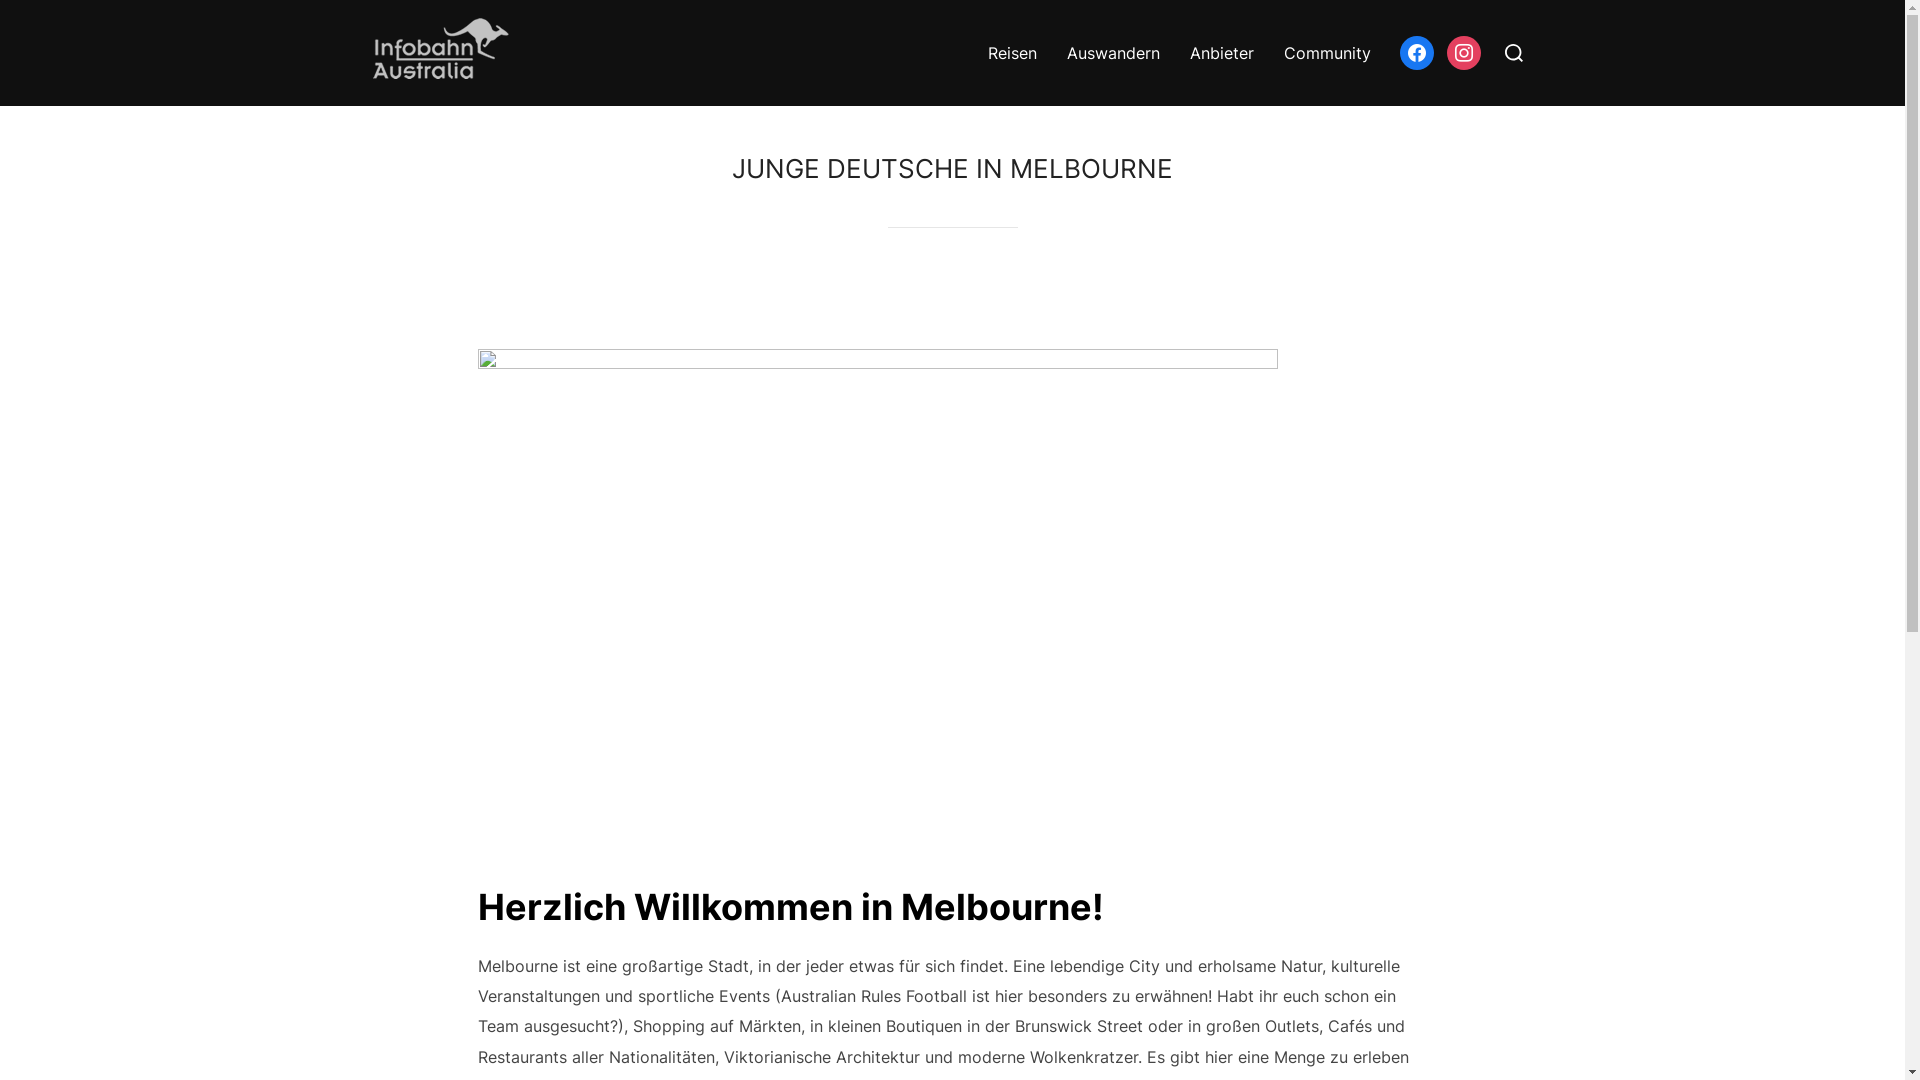  What do you see at coordinates (1415, 49) in the screenshot?
I see `'facebook'` at bounding box center [1415, 49].